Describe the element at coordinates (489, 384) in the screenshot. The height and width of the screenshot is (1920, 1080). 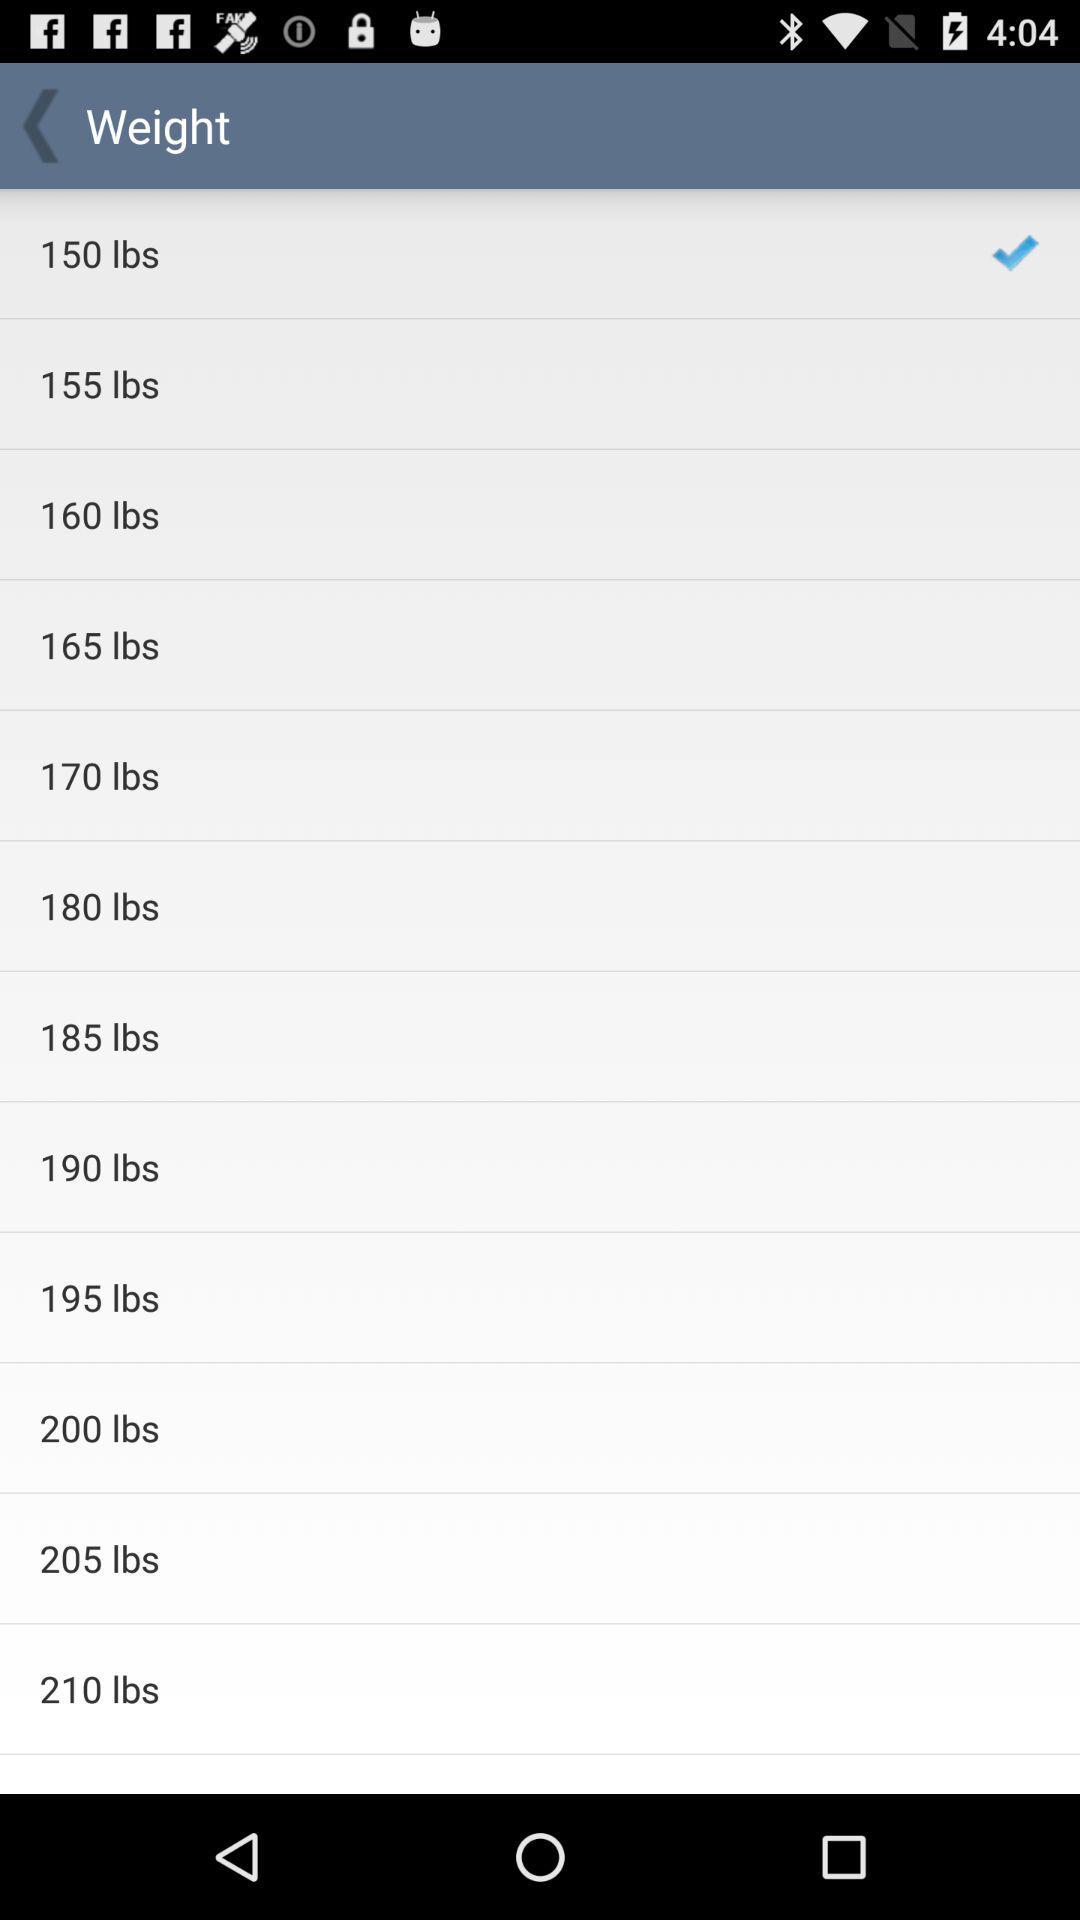
I see `the item below 150 lbs app` at that location.